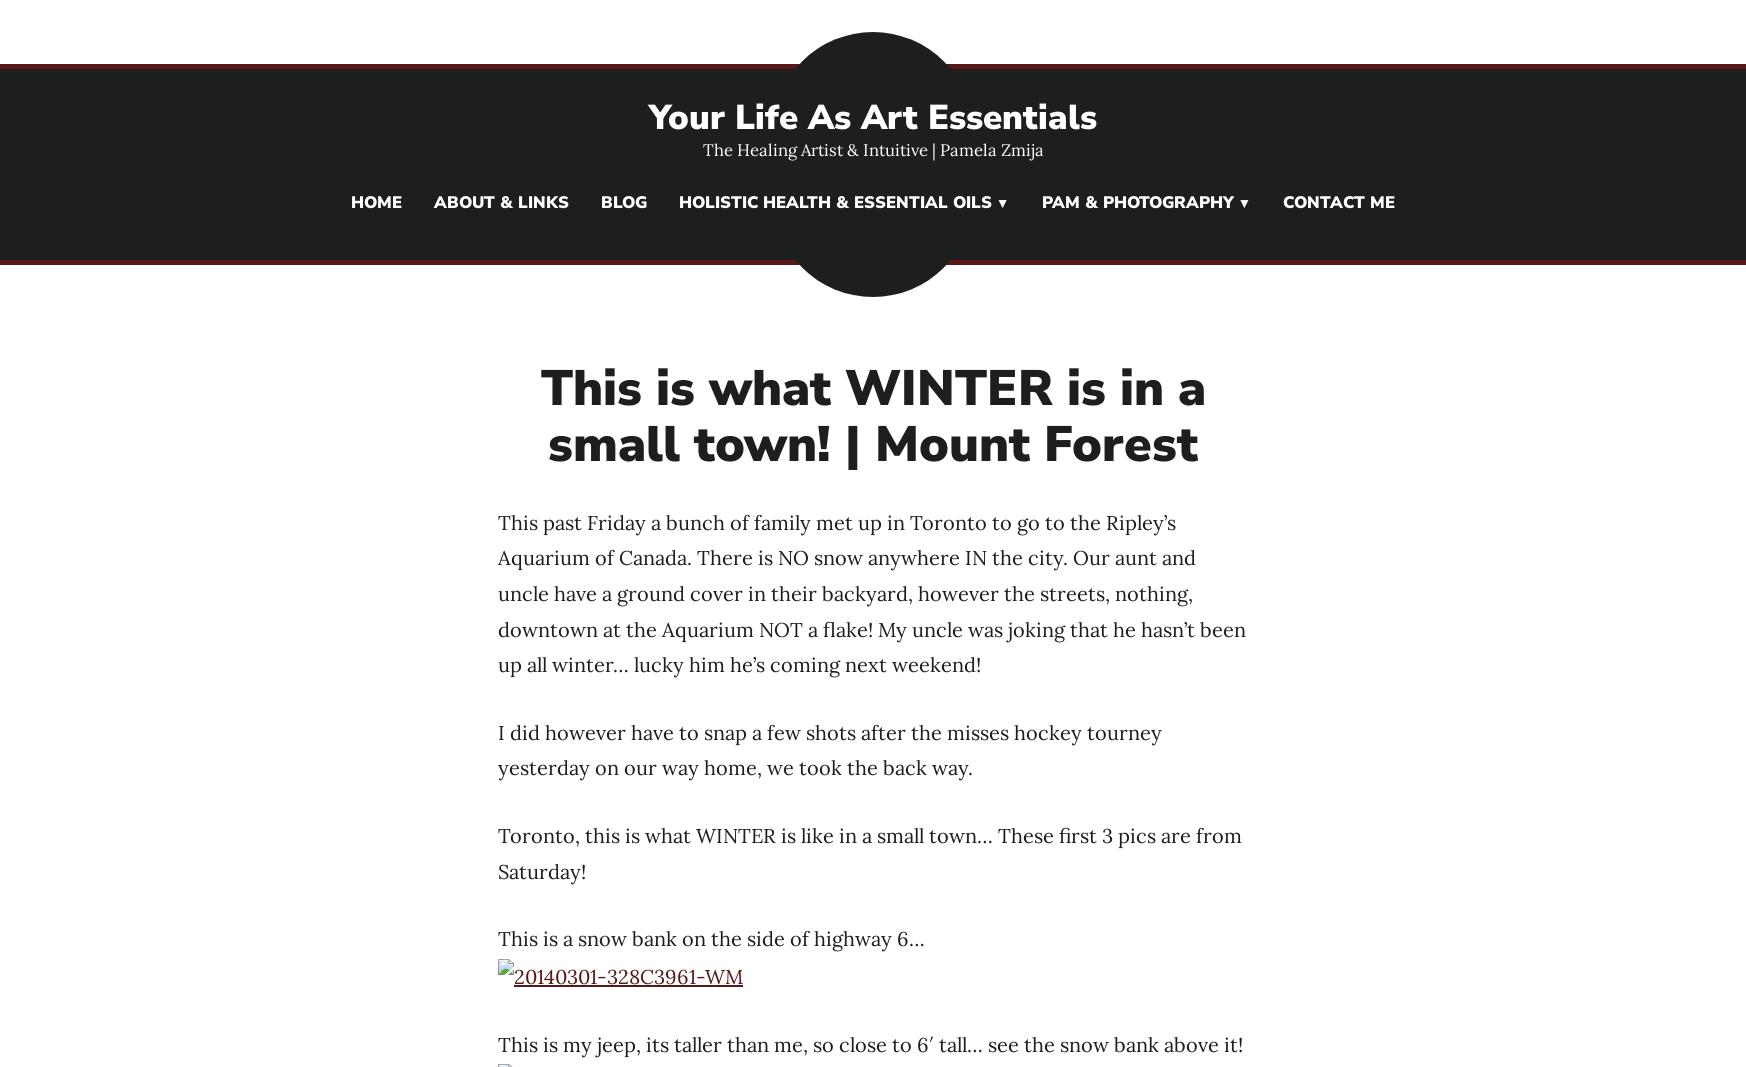  I want to click on 'Home', so click(374, 202).